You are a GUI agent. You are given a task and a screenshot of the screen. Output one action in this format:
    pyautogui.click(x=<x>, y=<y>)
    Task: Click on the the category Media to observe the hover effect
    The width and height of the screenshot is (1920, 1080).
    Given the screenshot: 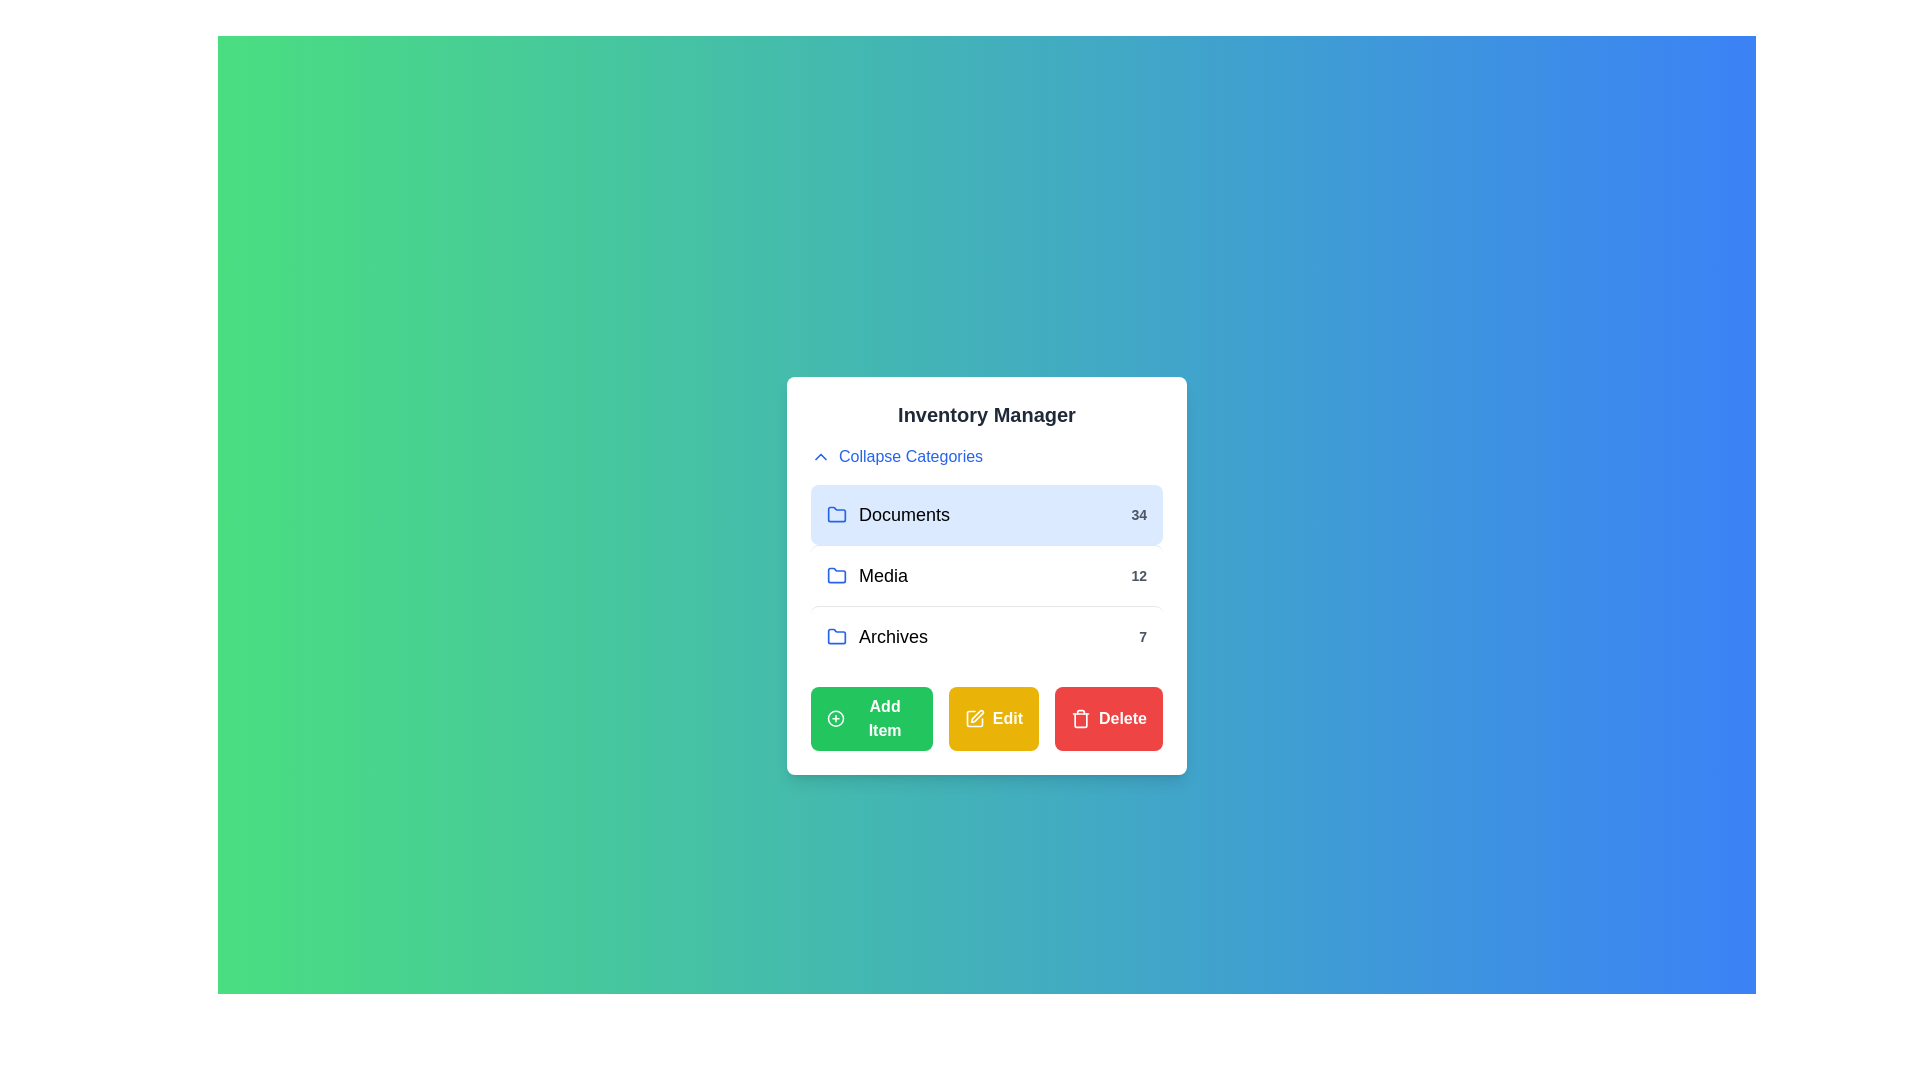 What is the action you would take?
    pyautogui.click(x=987, y=574)
    